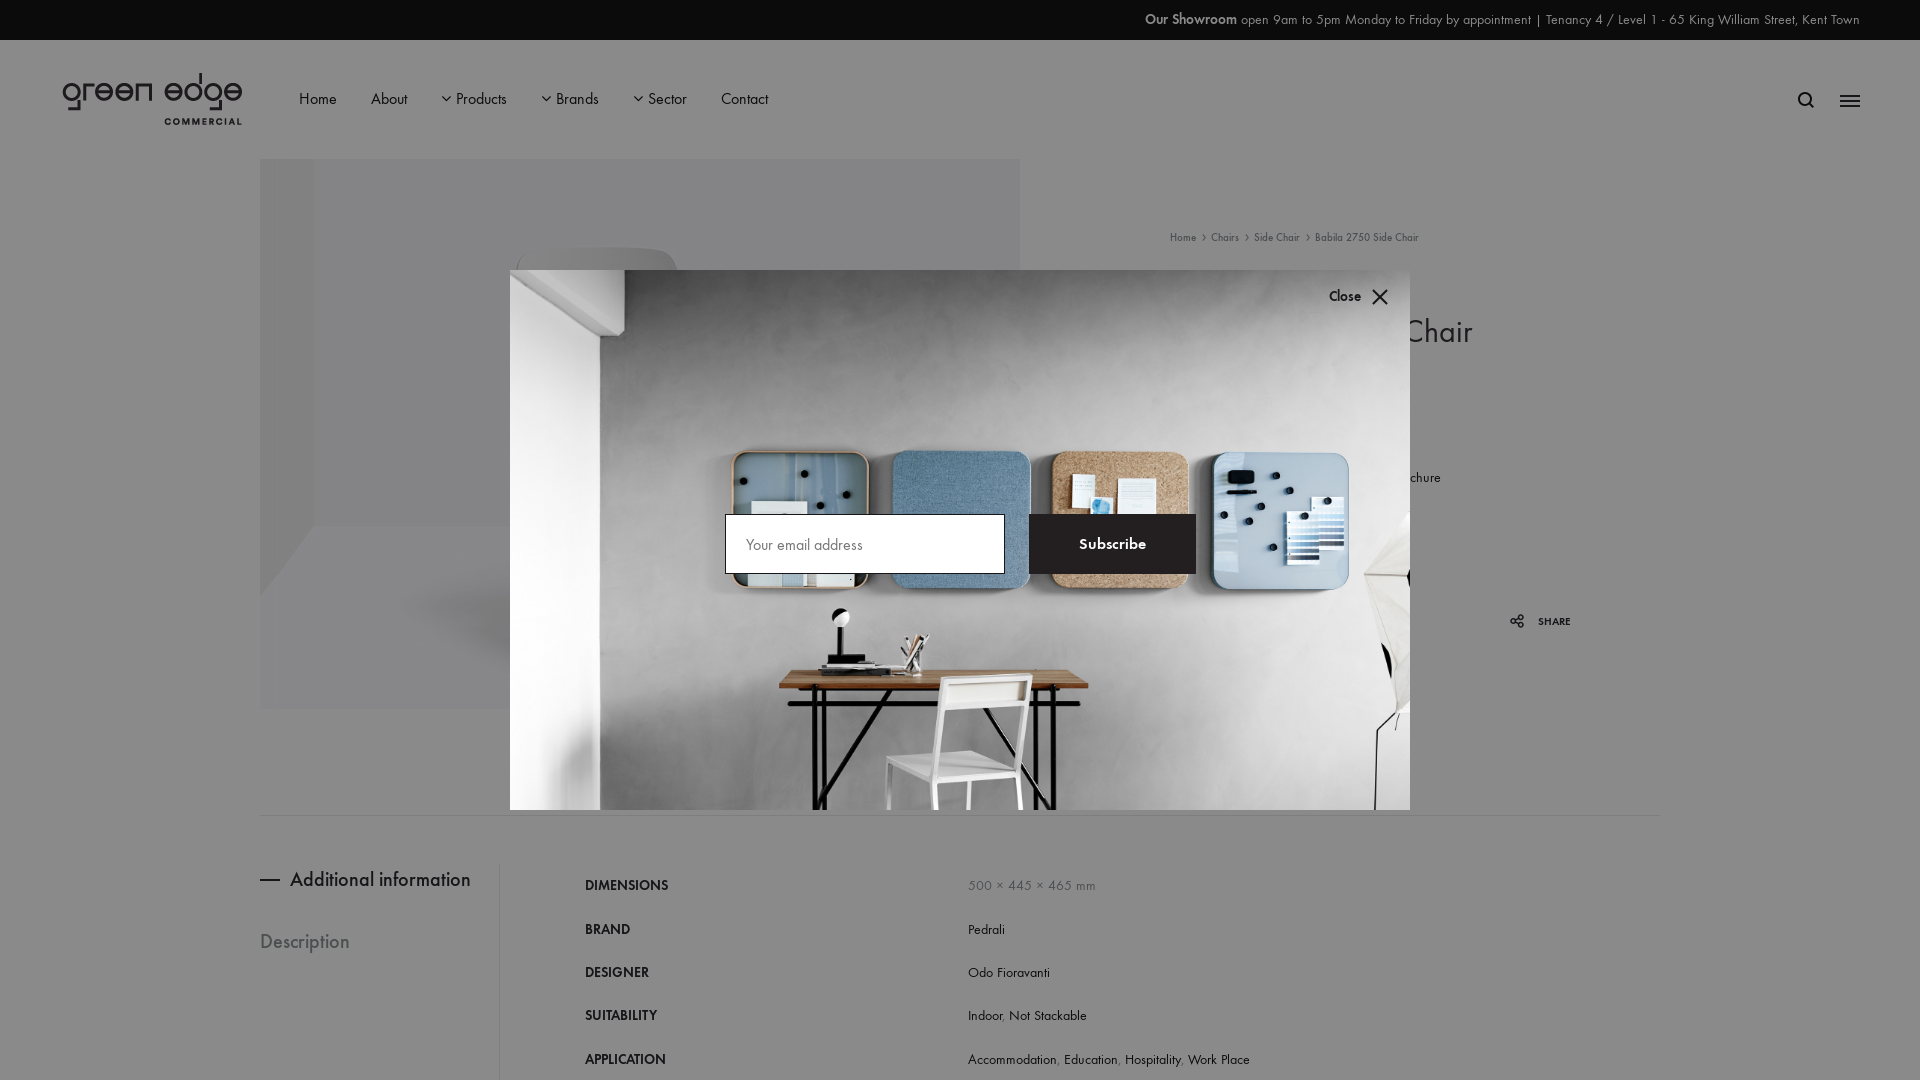  I want to click on 'CHAIRS', so click(1266, 731).